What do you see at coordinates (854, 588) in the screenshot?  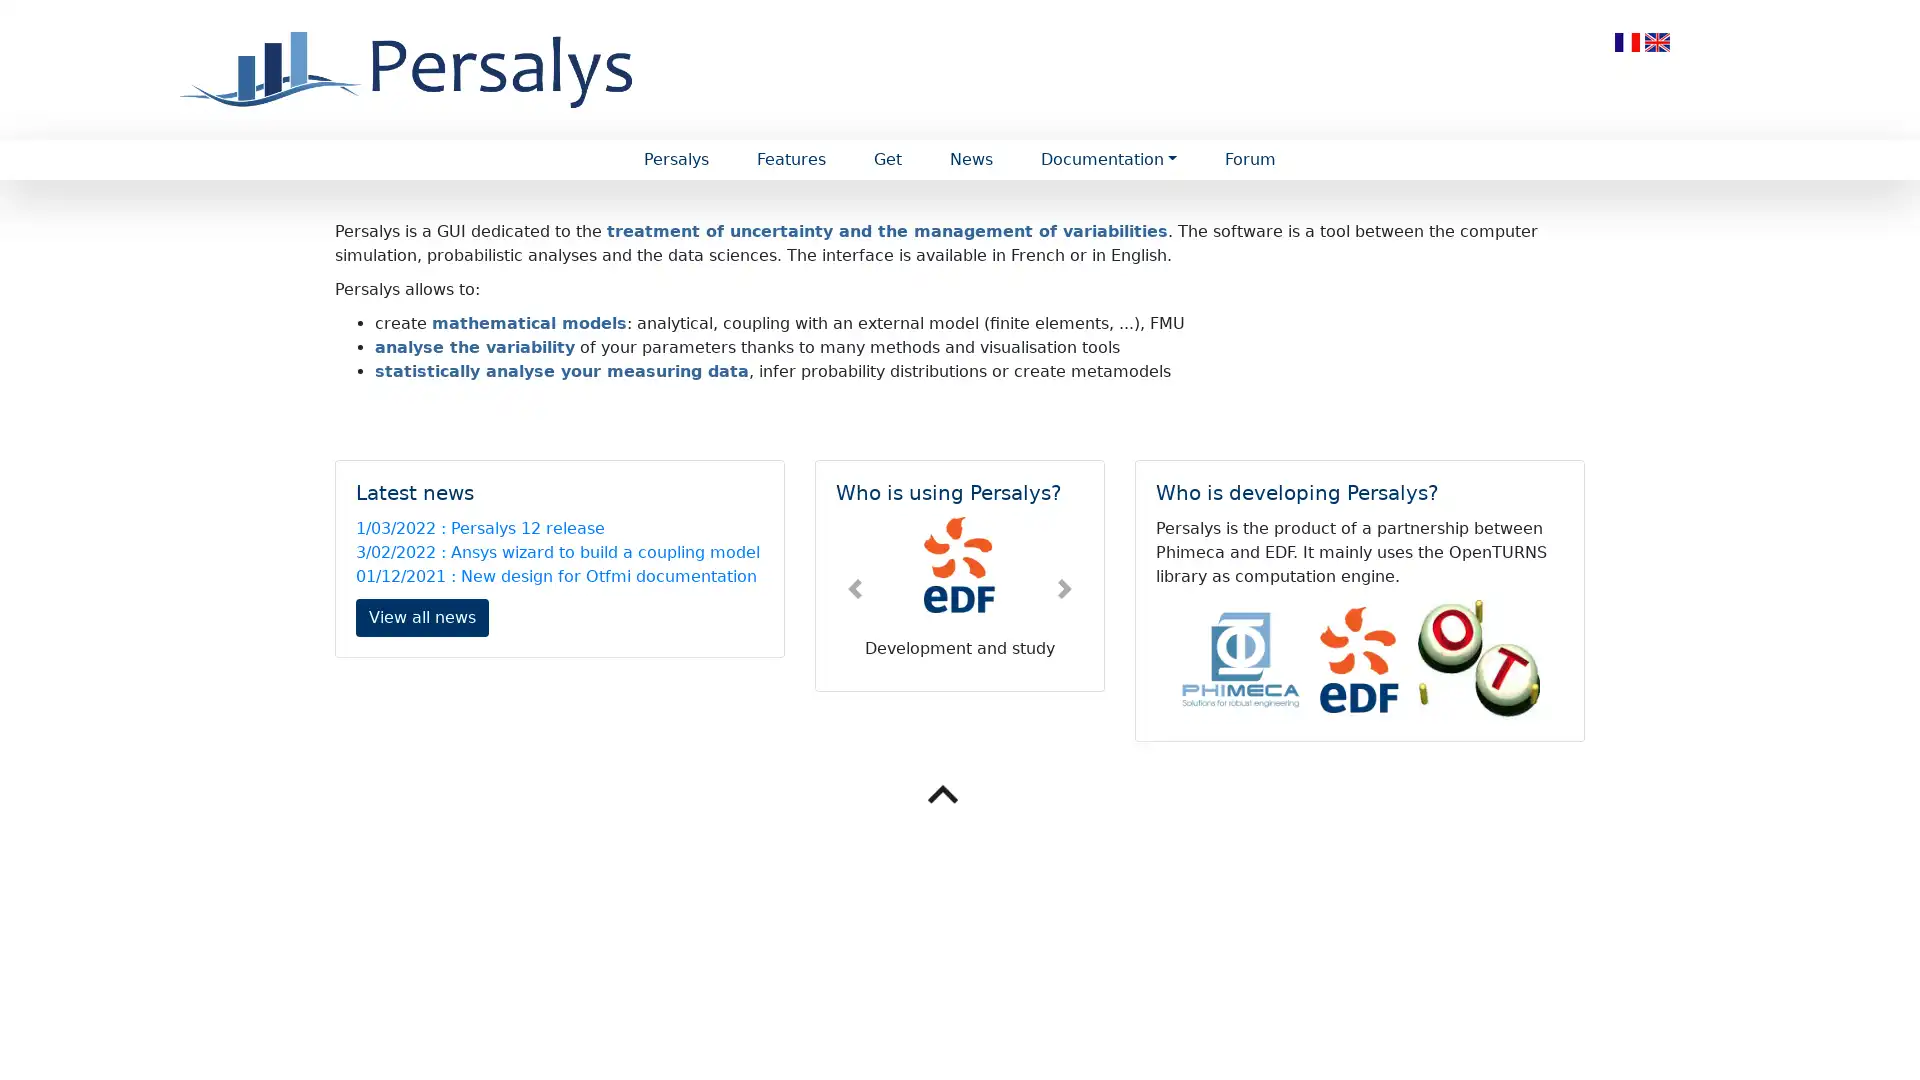 I see `Previous` at bounding box center [854, 588].